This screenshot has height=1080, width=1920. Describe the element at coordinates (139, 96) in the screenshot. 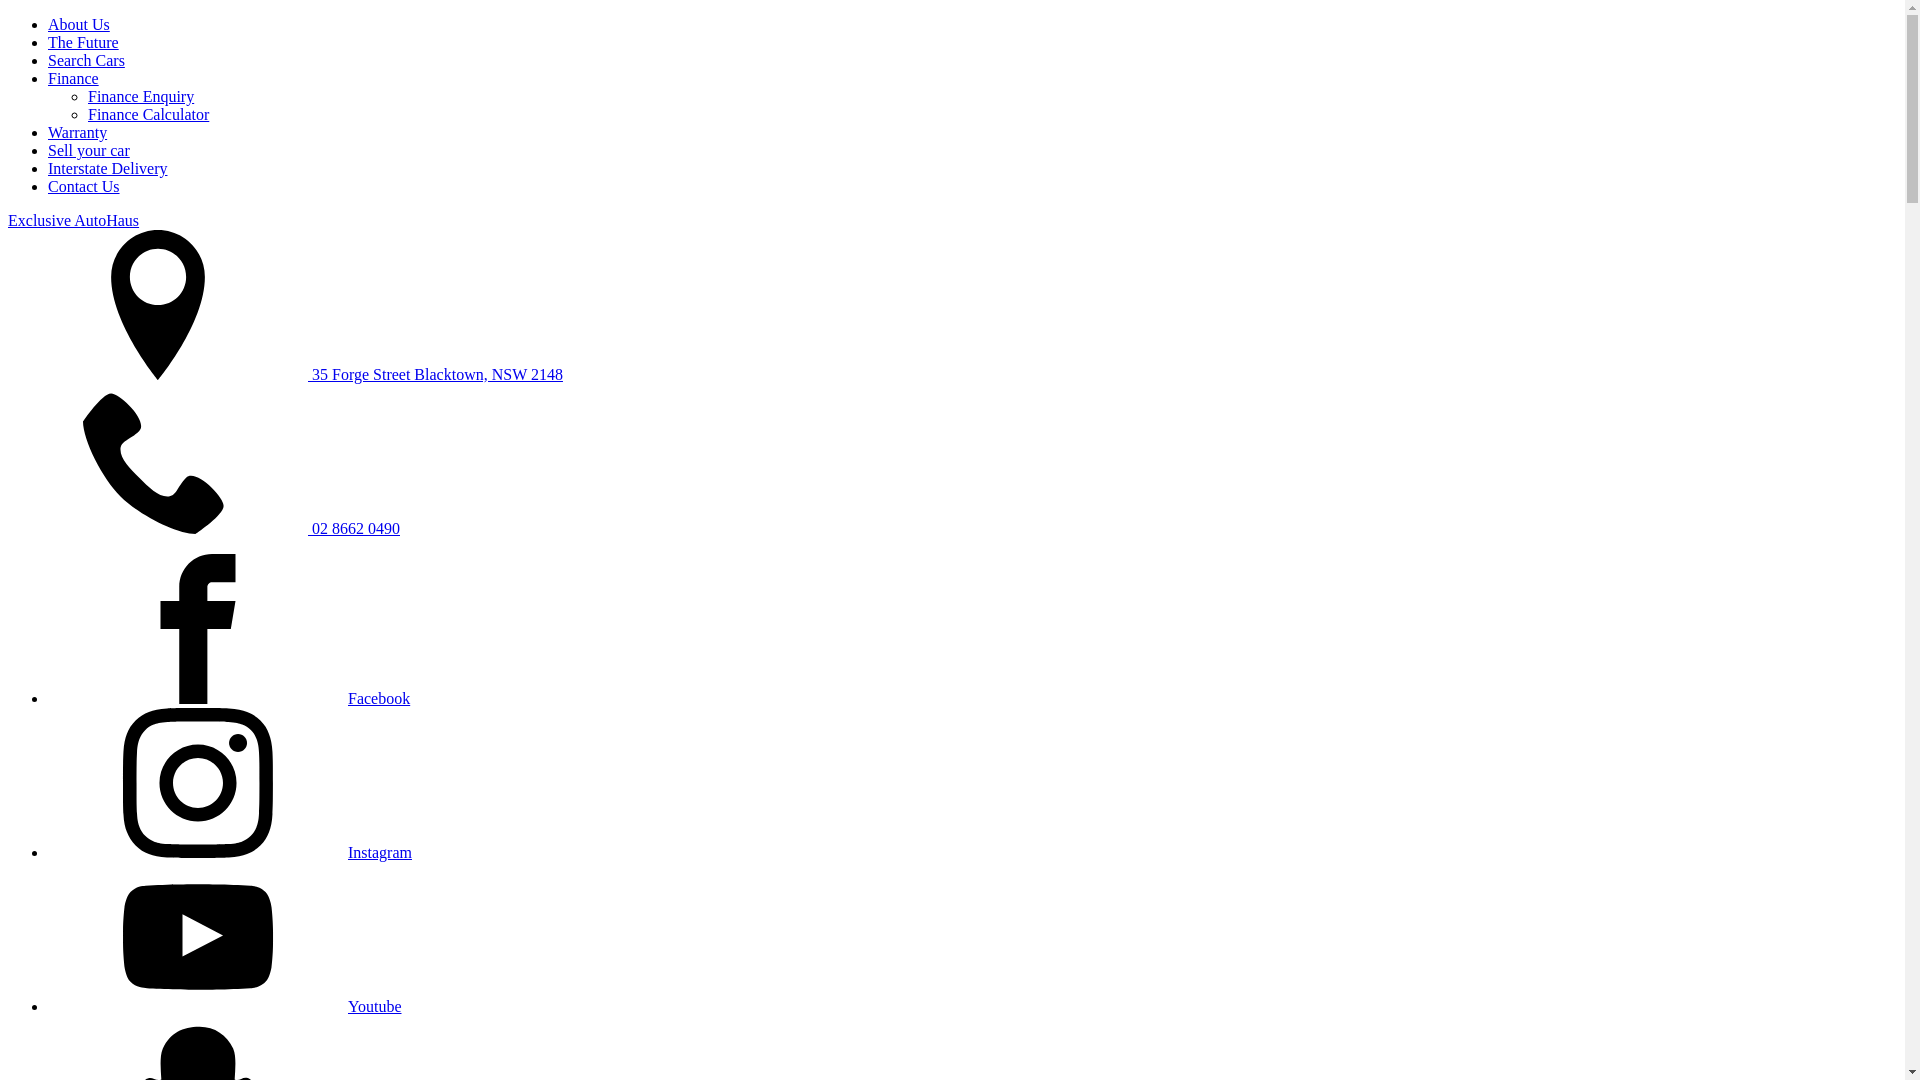

I see `'Finance Enquiry'` at that location.